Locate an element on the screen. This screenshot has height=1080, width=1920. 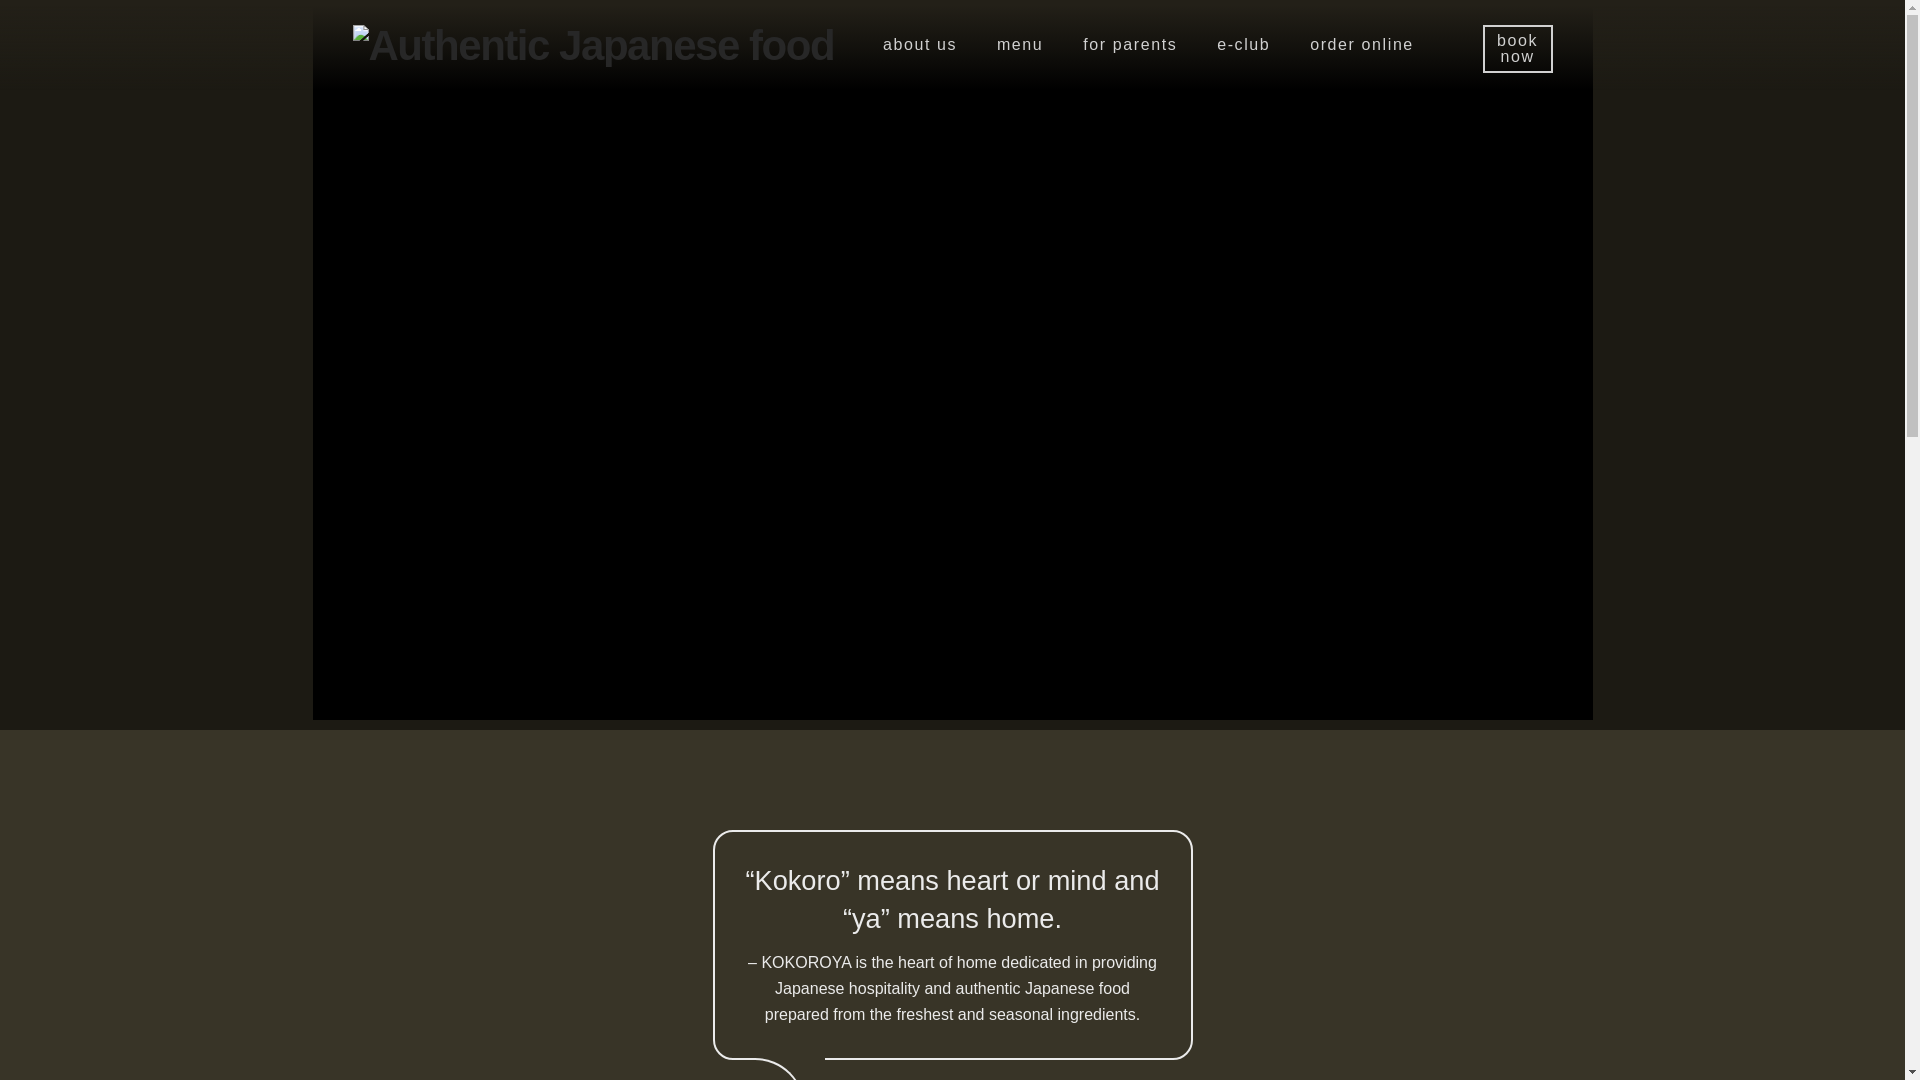
'e-club' is located at coordinates (1242, 45).